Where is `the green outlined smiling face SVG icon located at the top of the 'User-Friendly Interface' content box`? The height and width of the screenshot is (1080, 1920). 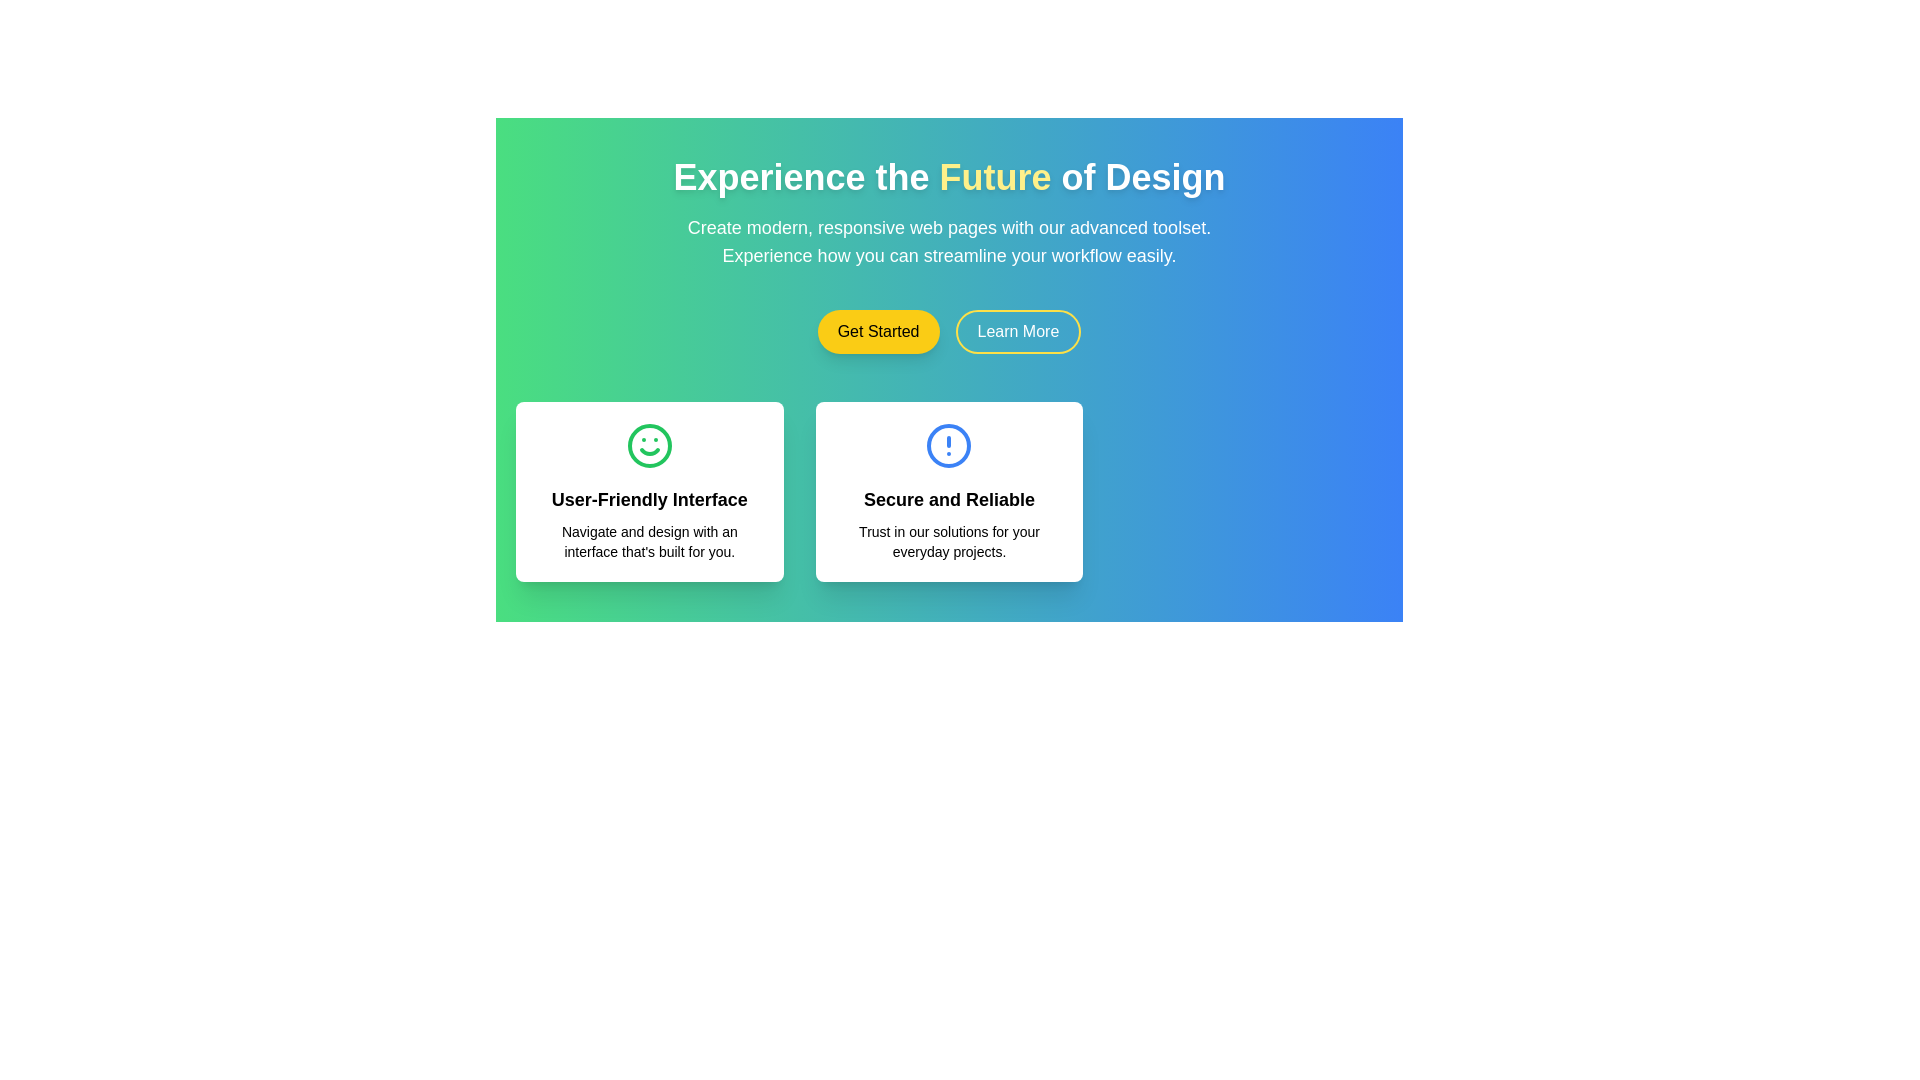
the green outlined smiling face SVG icon located at the top of the 'User-Friendly Interface' content box is located at coordinates (649, 445).